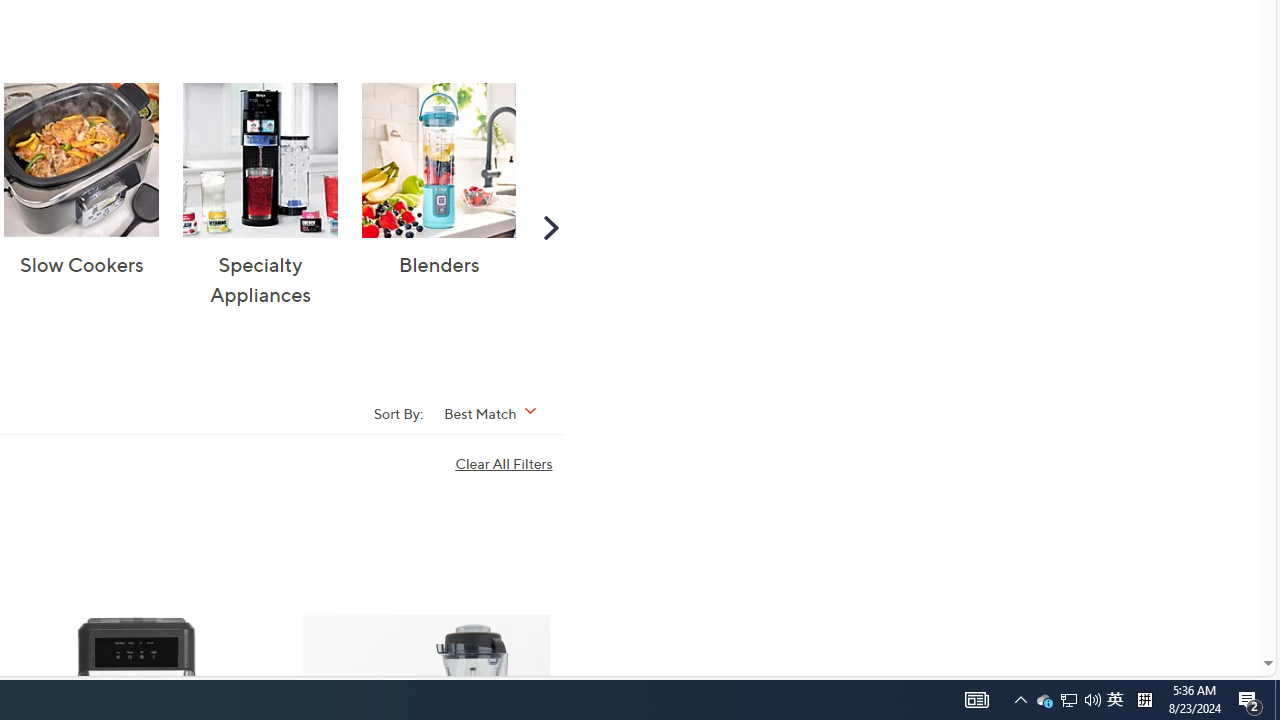 The height and width of the screenshot is (720, 1280). I want to click on 'Sort By Best Match', so click(497, 411).